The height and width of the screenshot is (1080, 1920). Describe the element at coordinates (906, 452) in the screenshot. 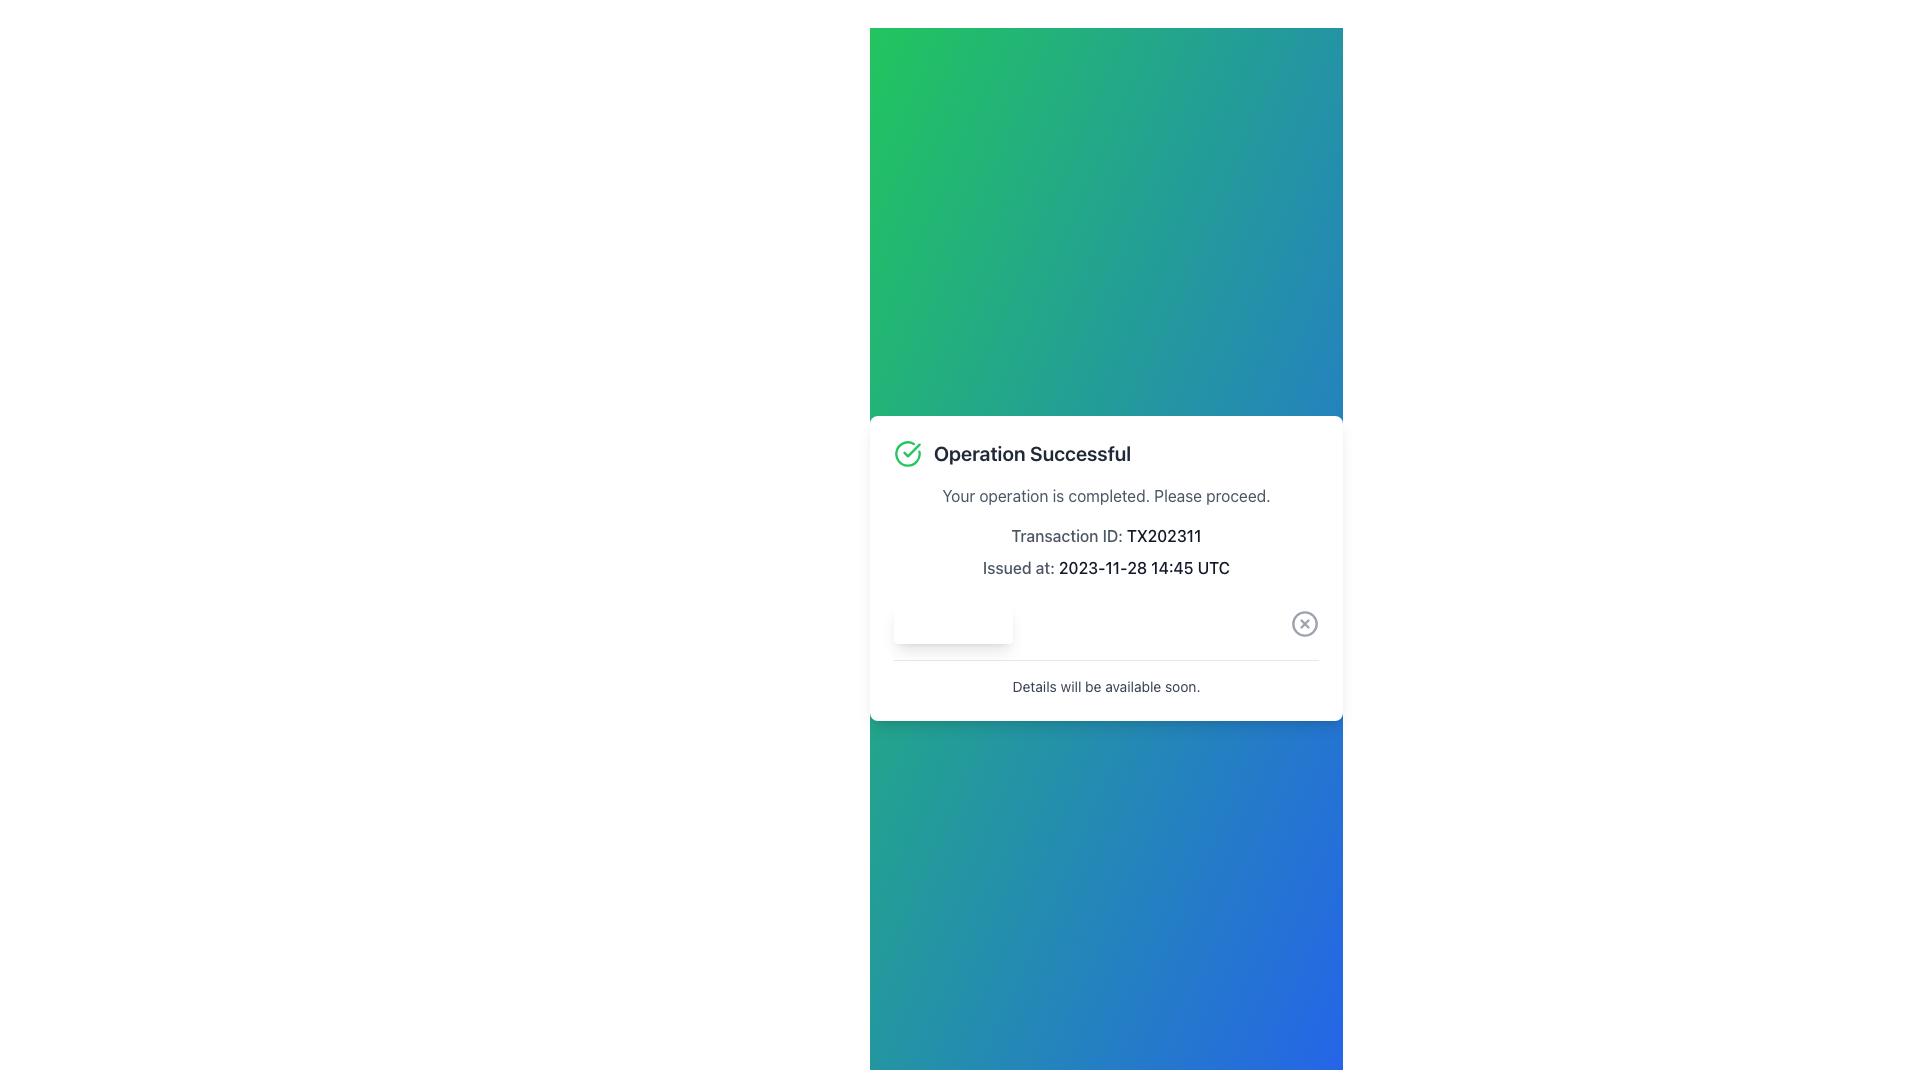

I see `properties of the upper part of the circular segment within the SVG confirmation popup indicating 'Operation Successful.'` at that location.